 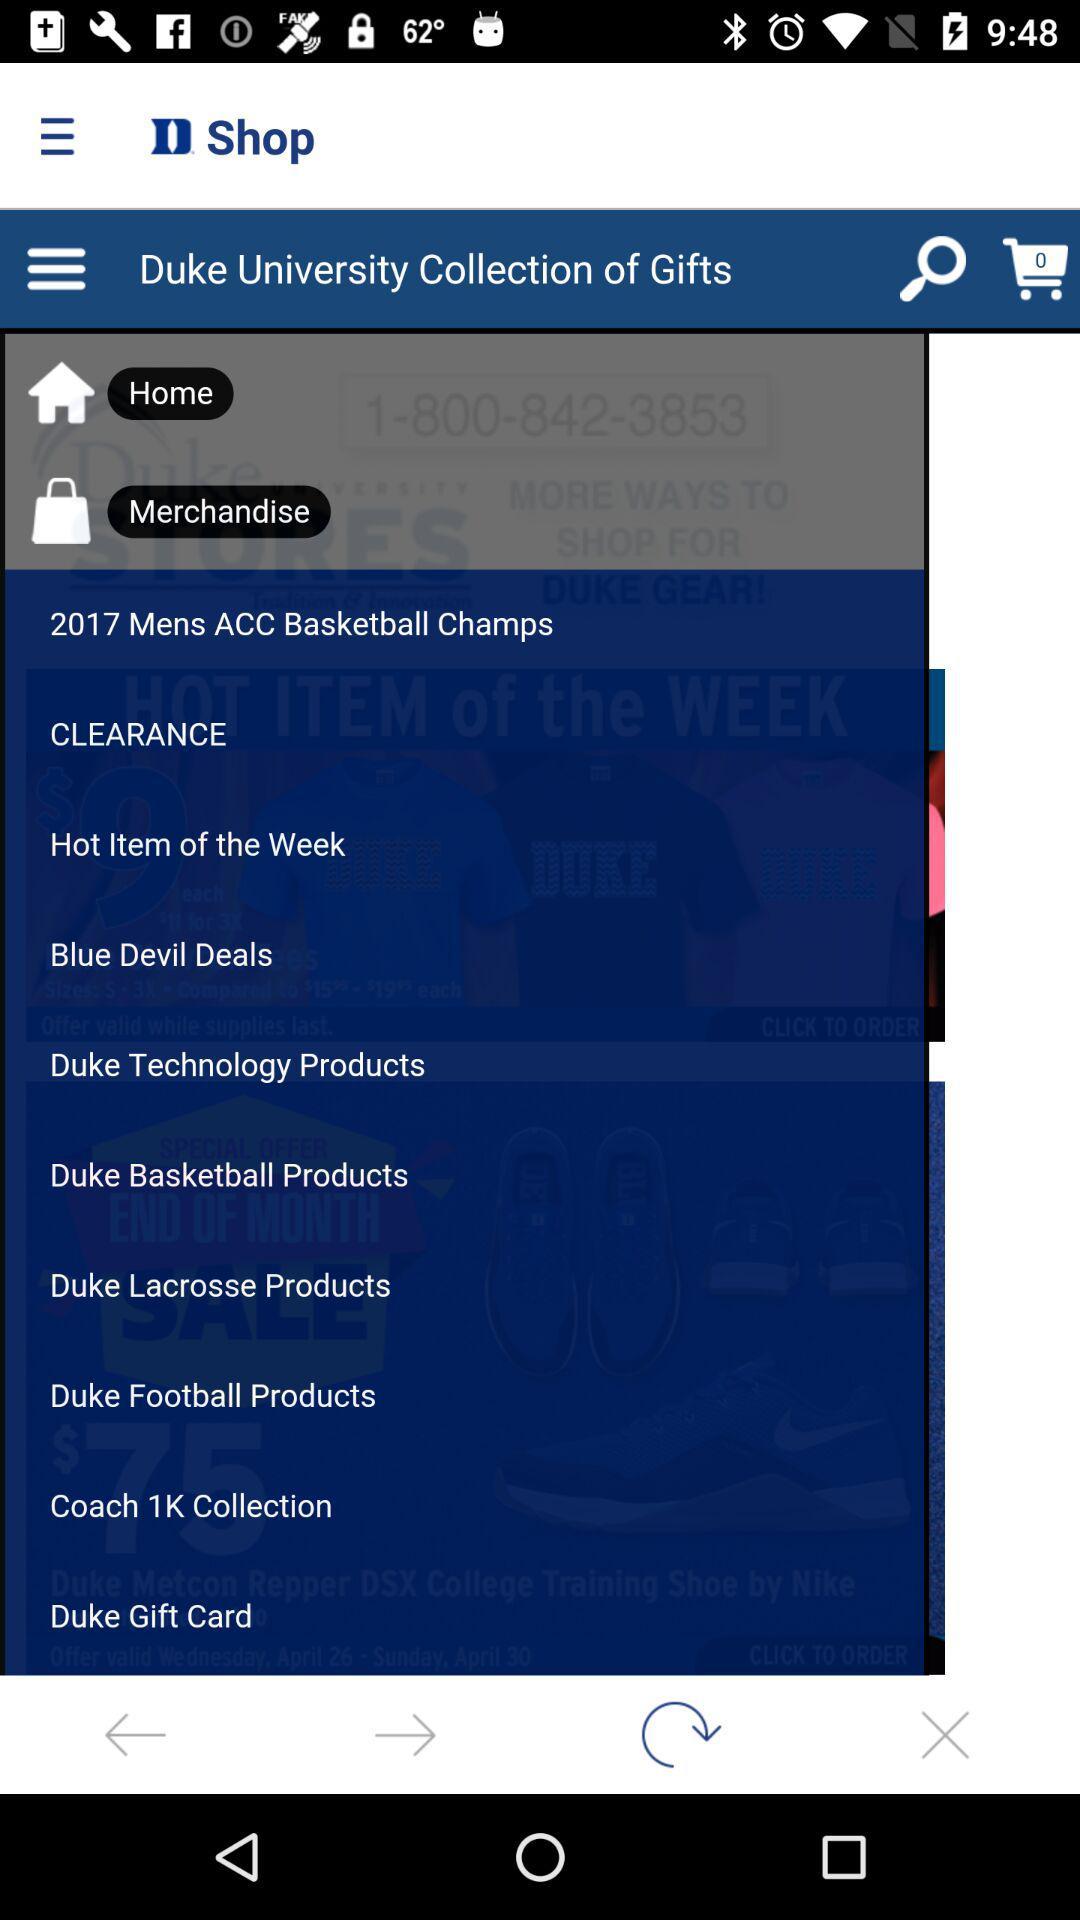 I want to click on back to previous page, so click(x=135, y=1733).